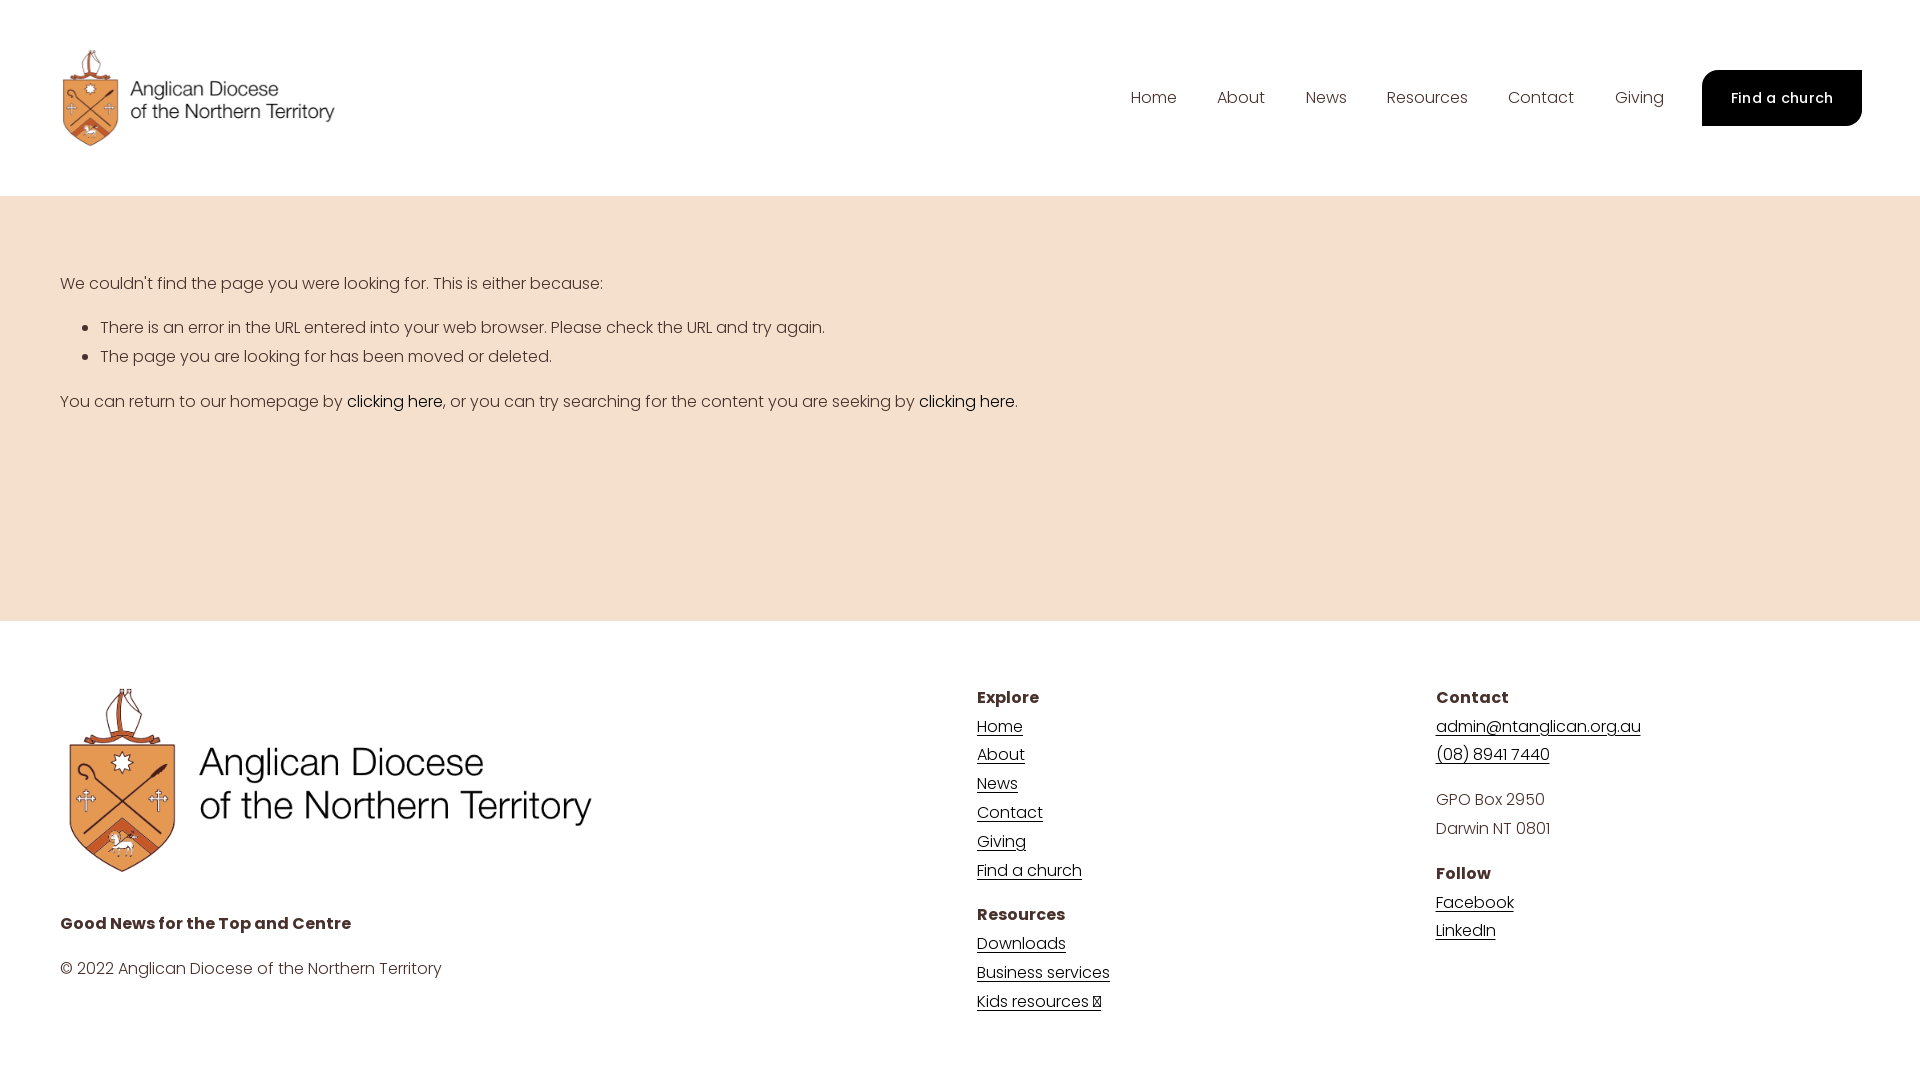  What do you see at coordinates (1474, 903) in the screenshot?
I see `'Facebook'` at bounding box center [1474, 903].